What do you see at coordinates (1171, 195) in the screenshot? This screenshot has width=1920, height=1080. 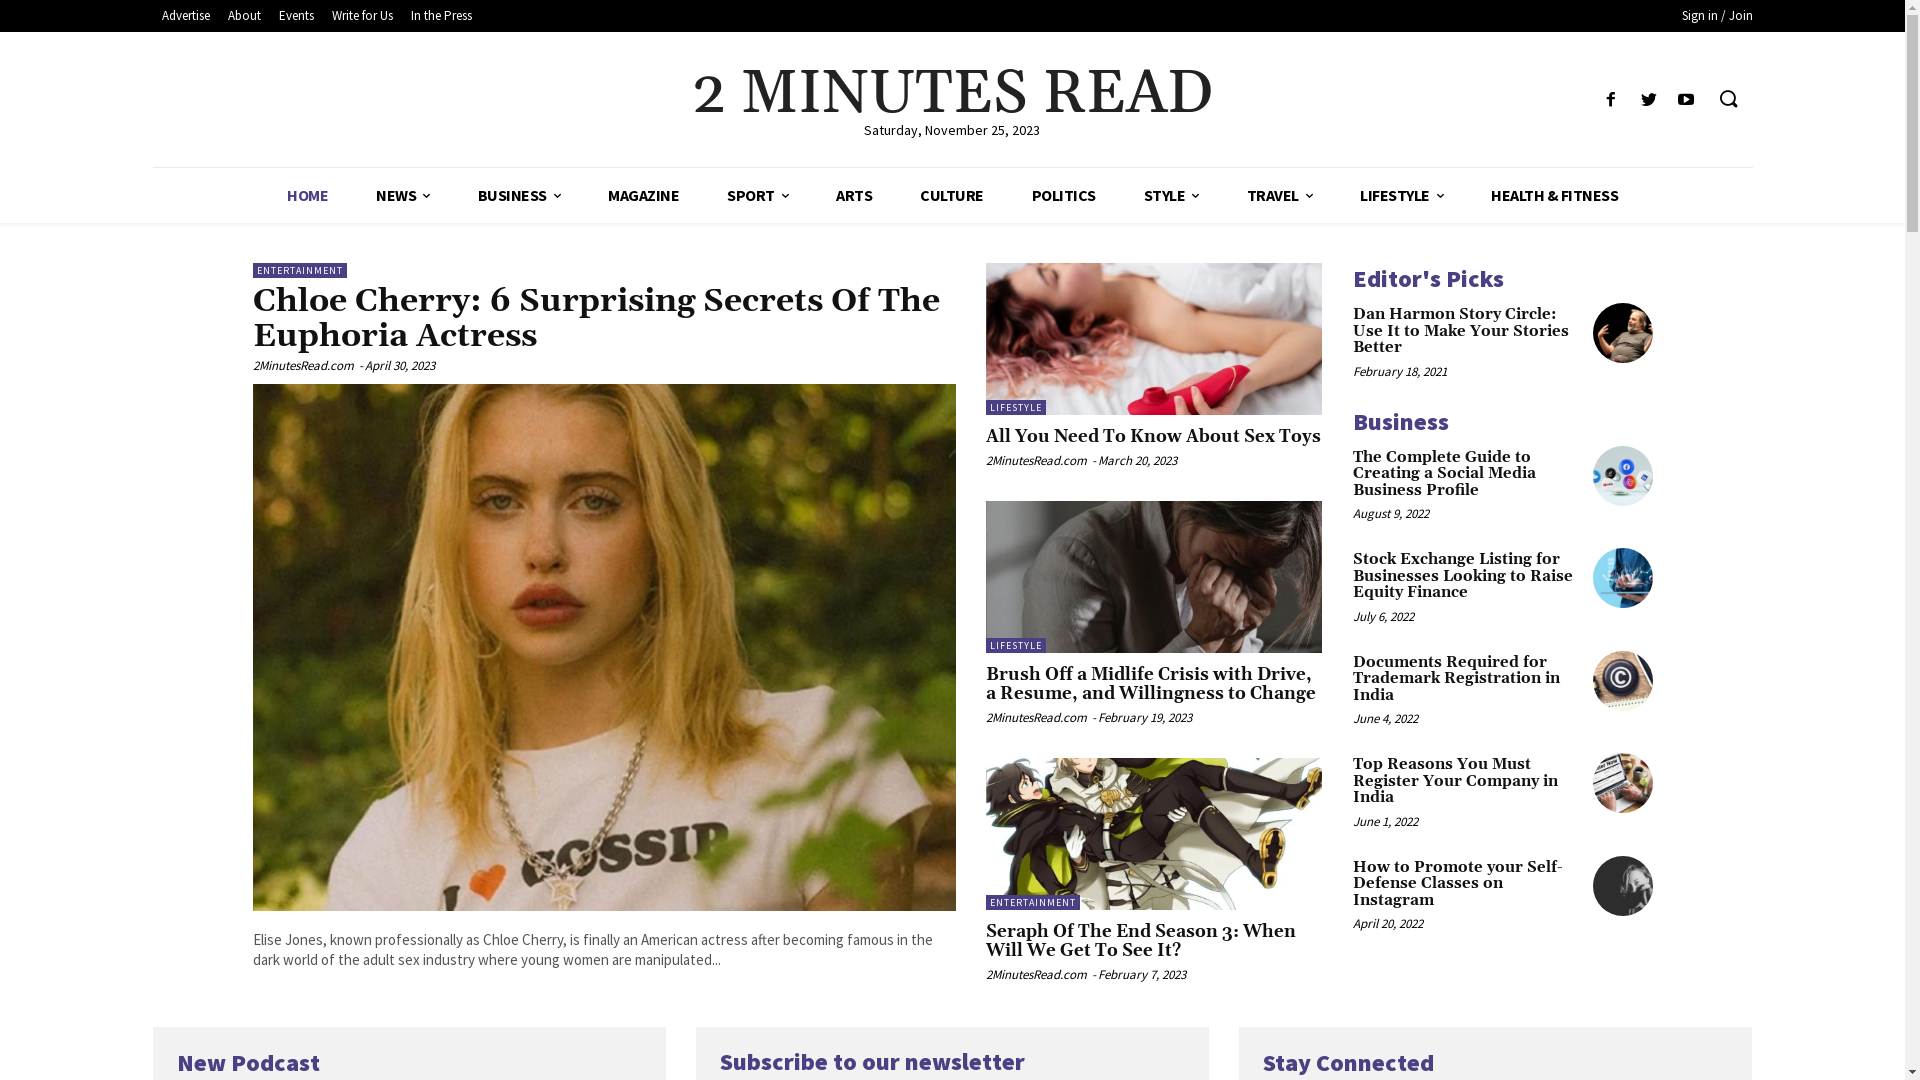 I see `'STYLE'` at bounding box center [1171, 195].